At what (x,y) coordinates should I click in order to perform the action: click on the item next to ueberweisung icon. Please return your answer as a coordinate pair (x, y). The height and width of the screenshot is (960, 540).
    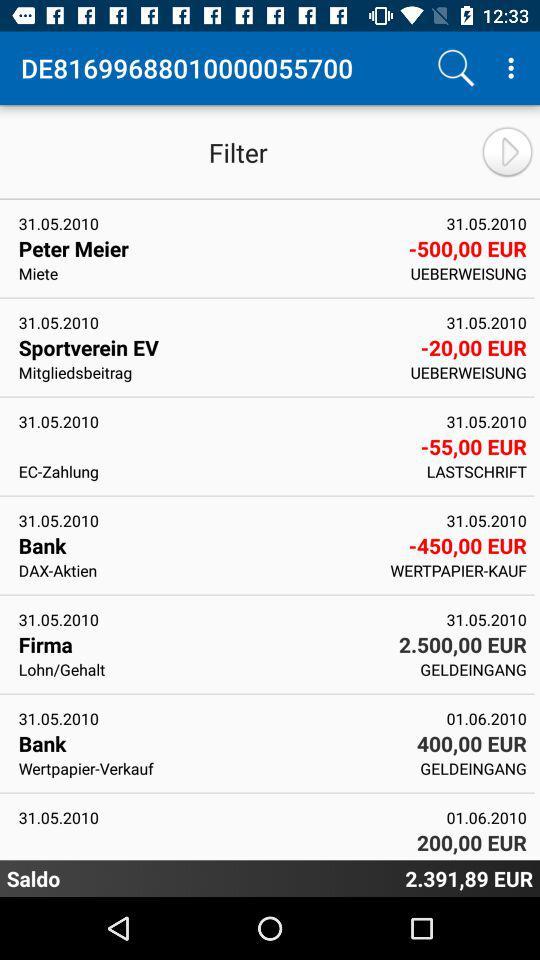
    Looking at the image, I should click on (212, 347).